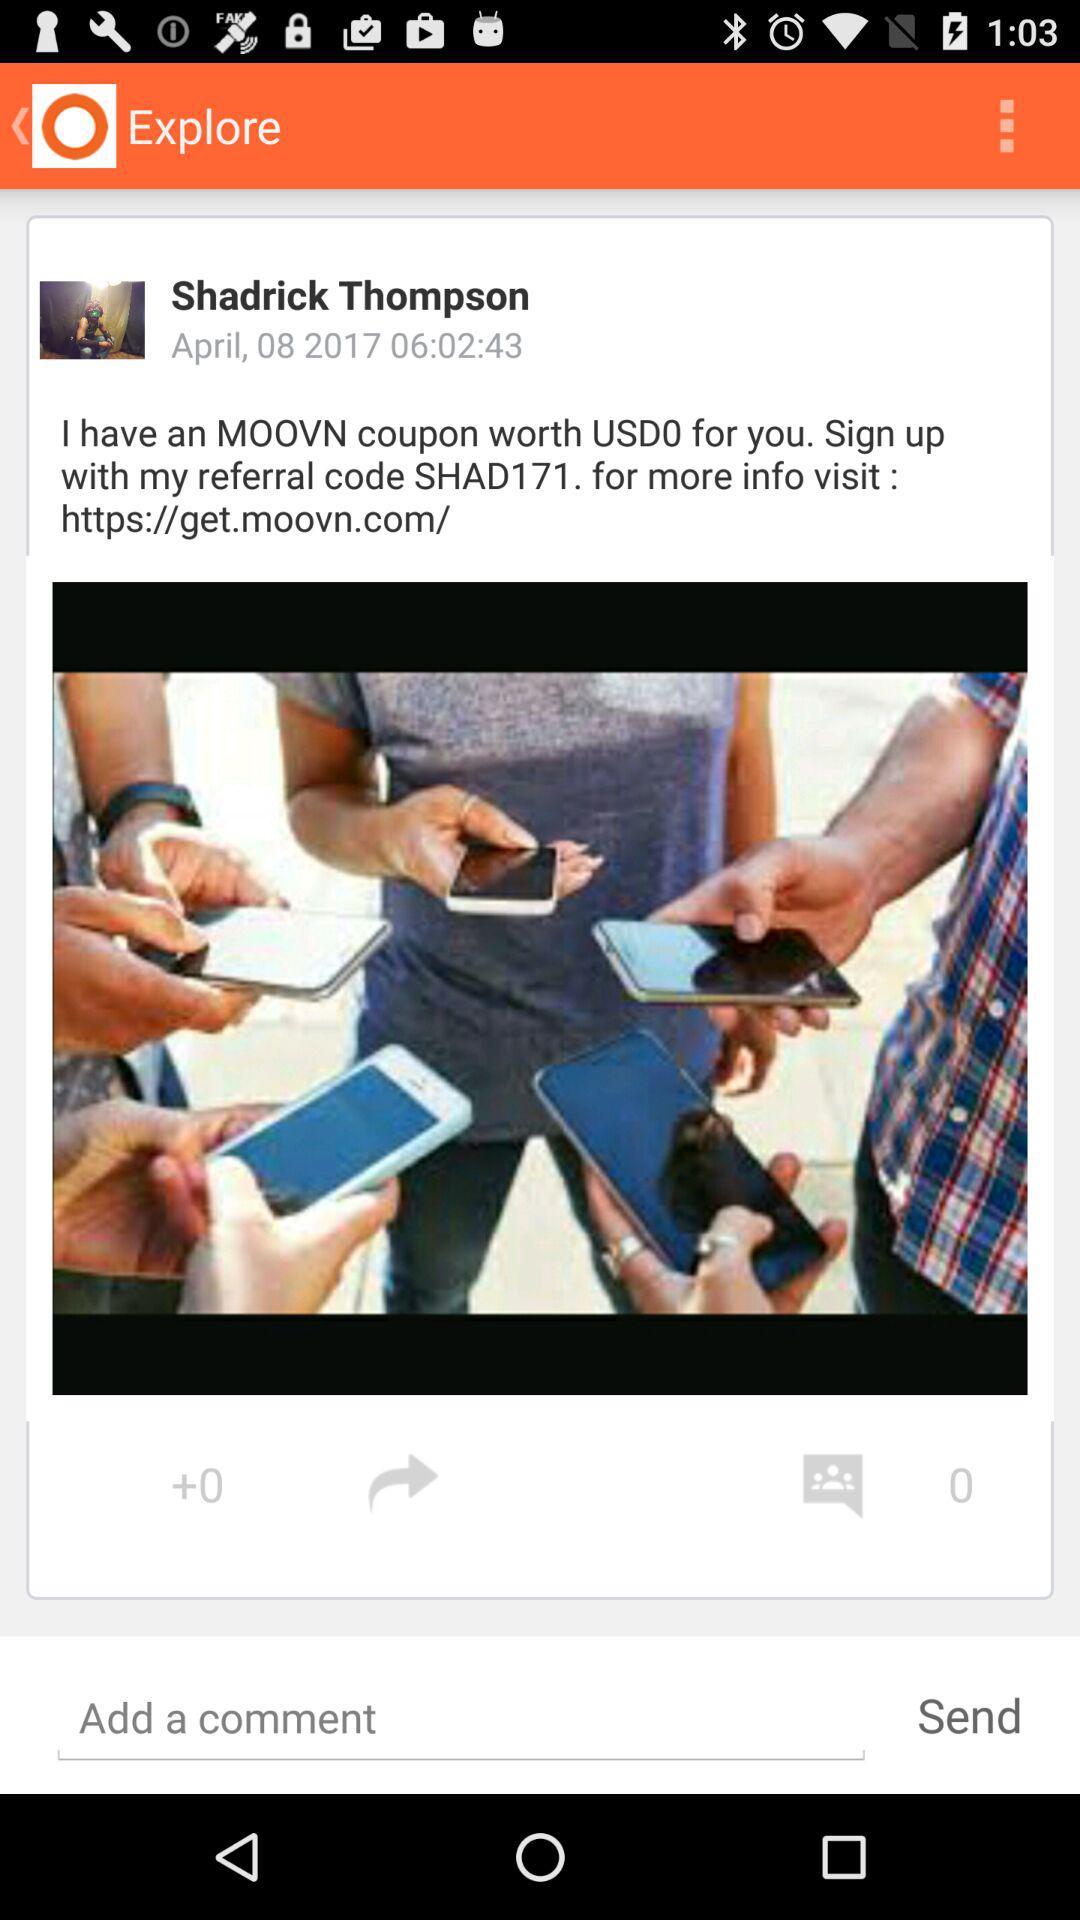  Describe the element at coordinates (968, 1714) in the screenshot. I see `send item` at that location.